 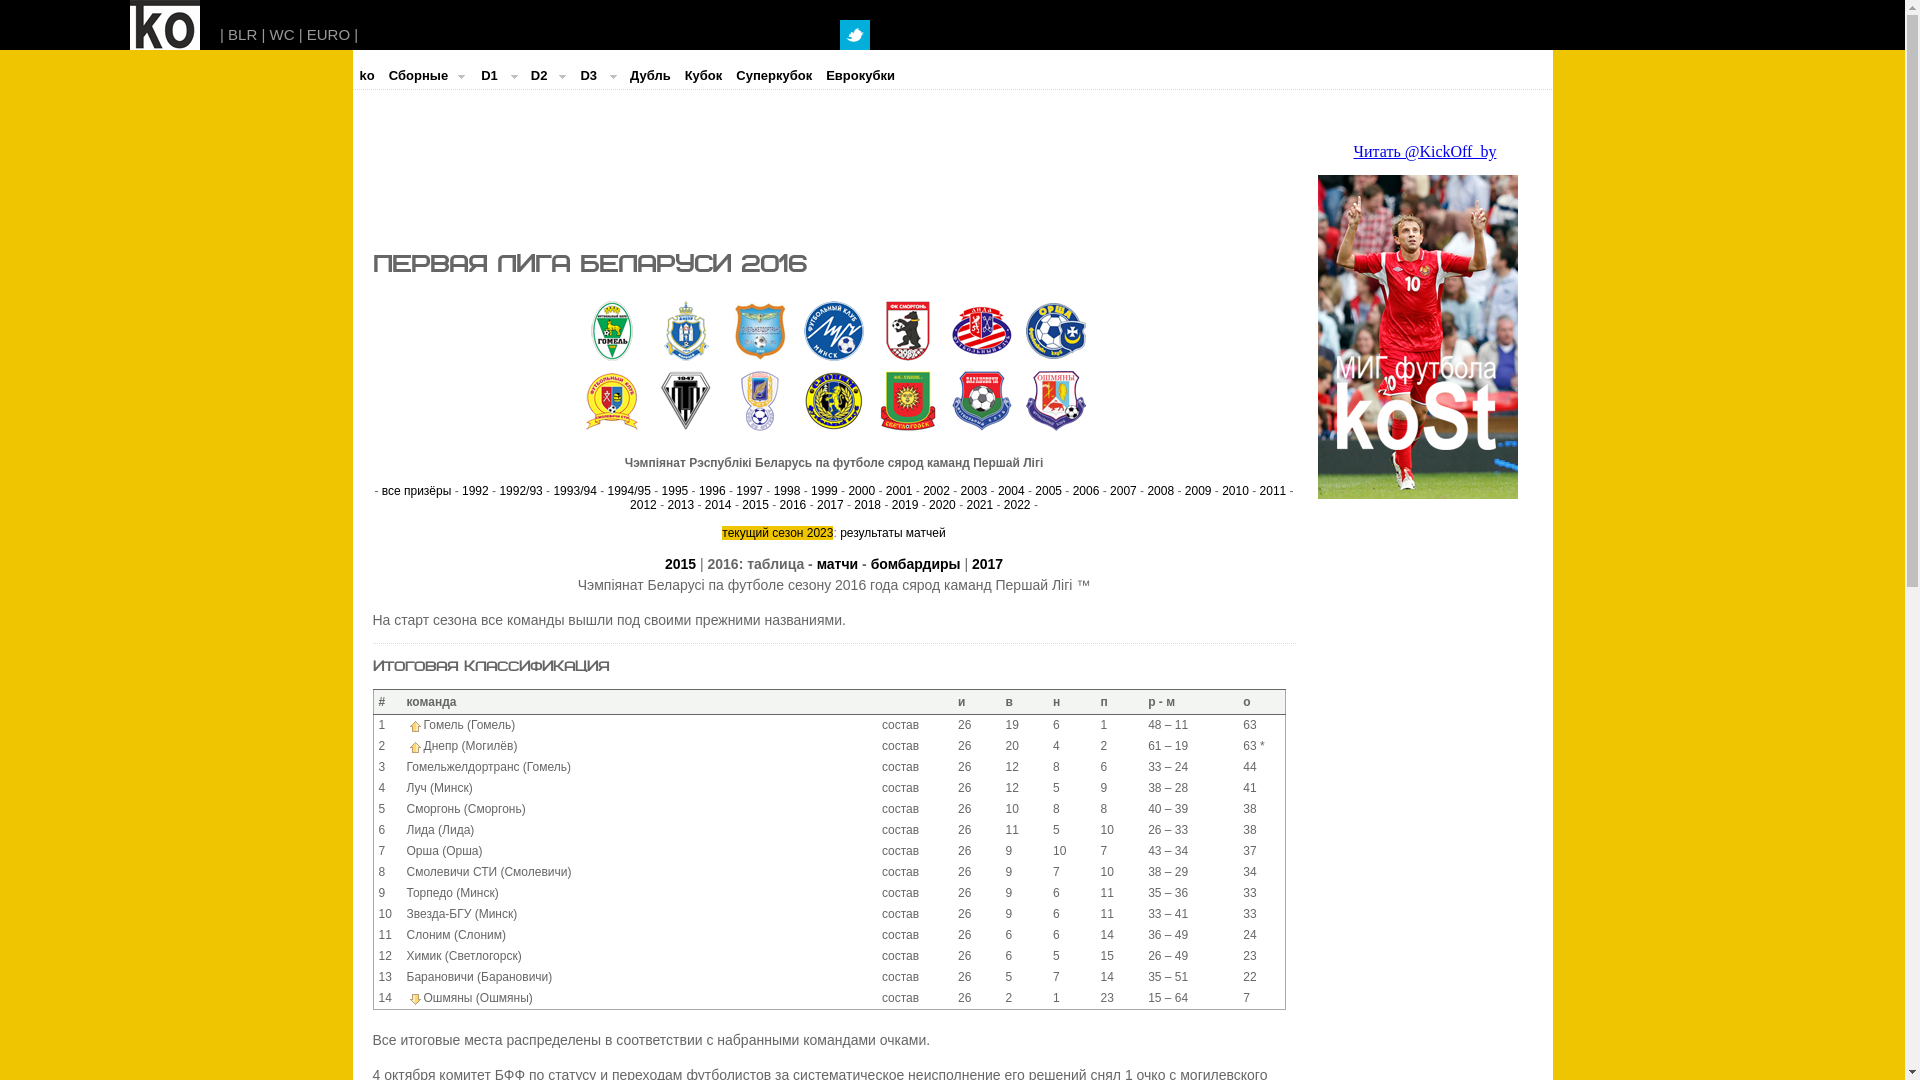 What do you see at coordinates (898, 490) in the screenshot?
I see `'2001'` at bounding box center [898, 490].